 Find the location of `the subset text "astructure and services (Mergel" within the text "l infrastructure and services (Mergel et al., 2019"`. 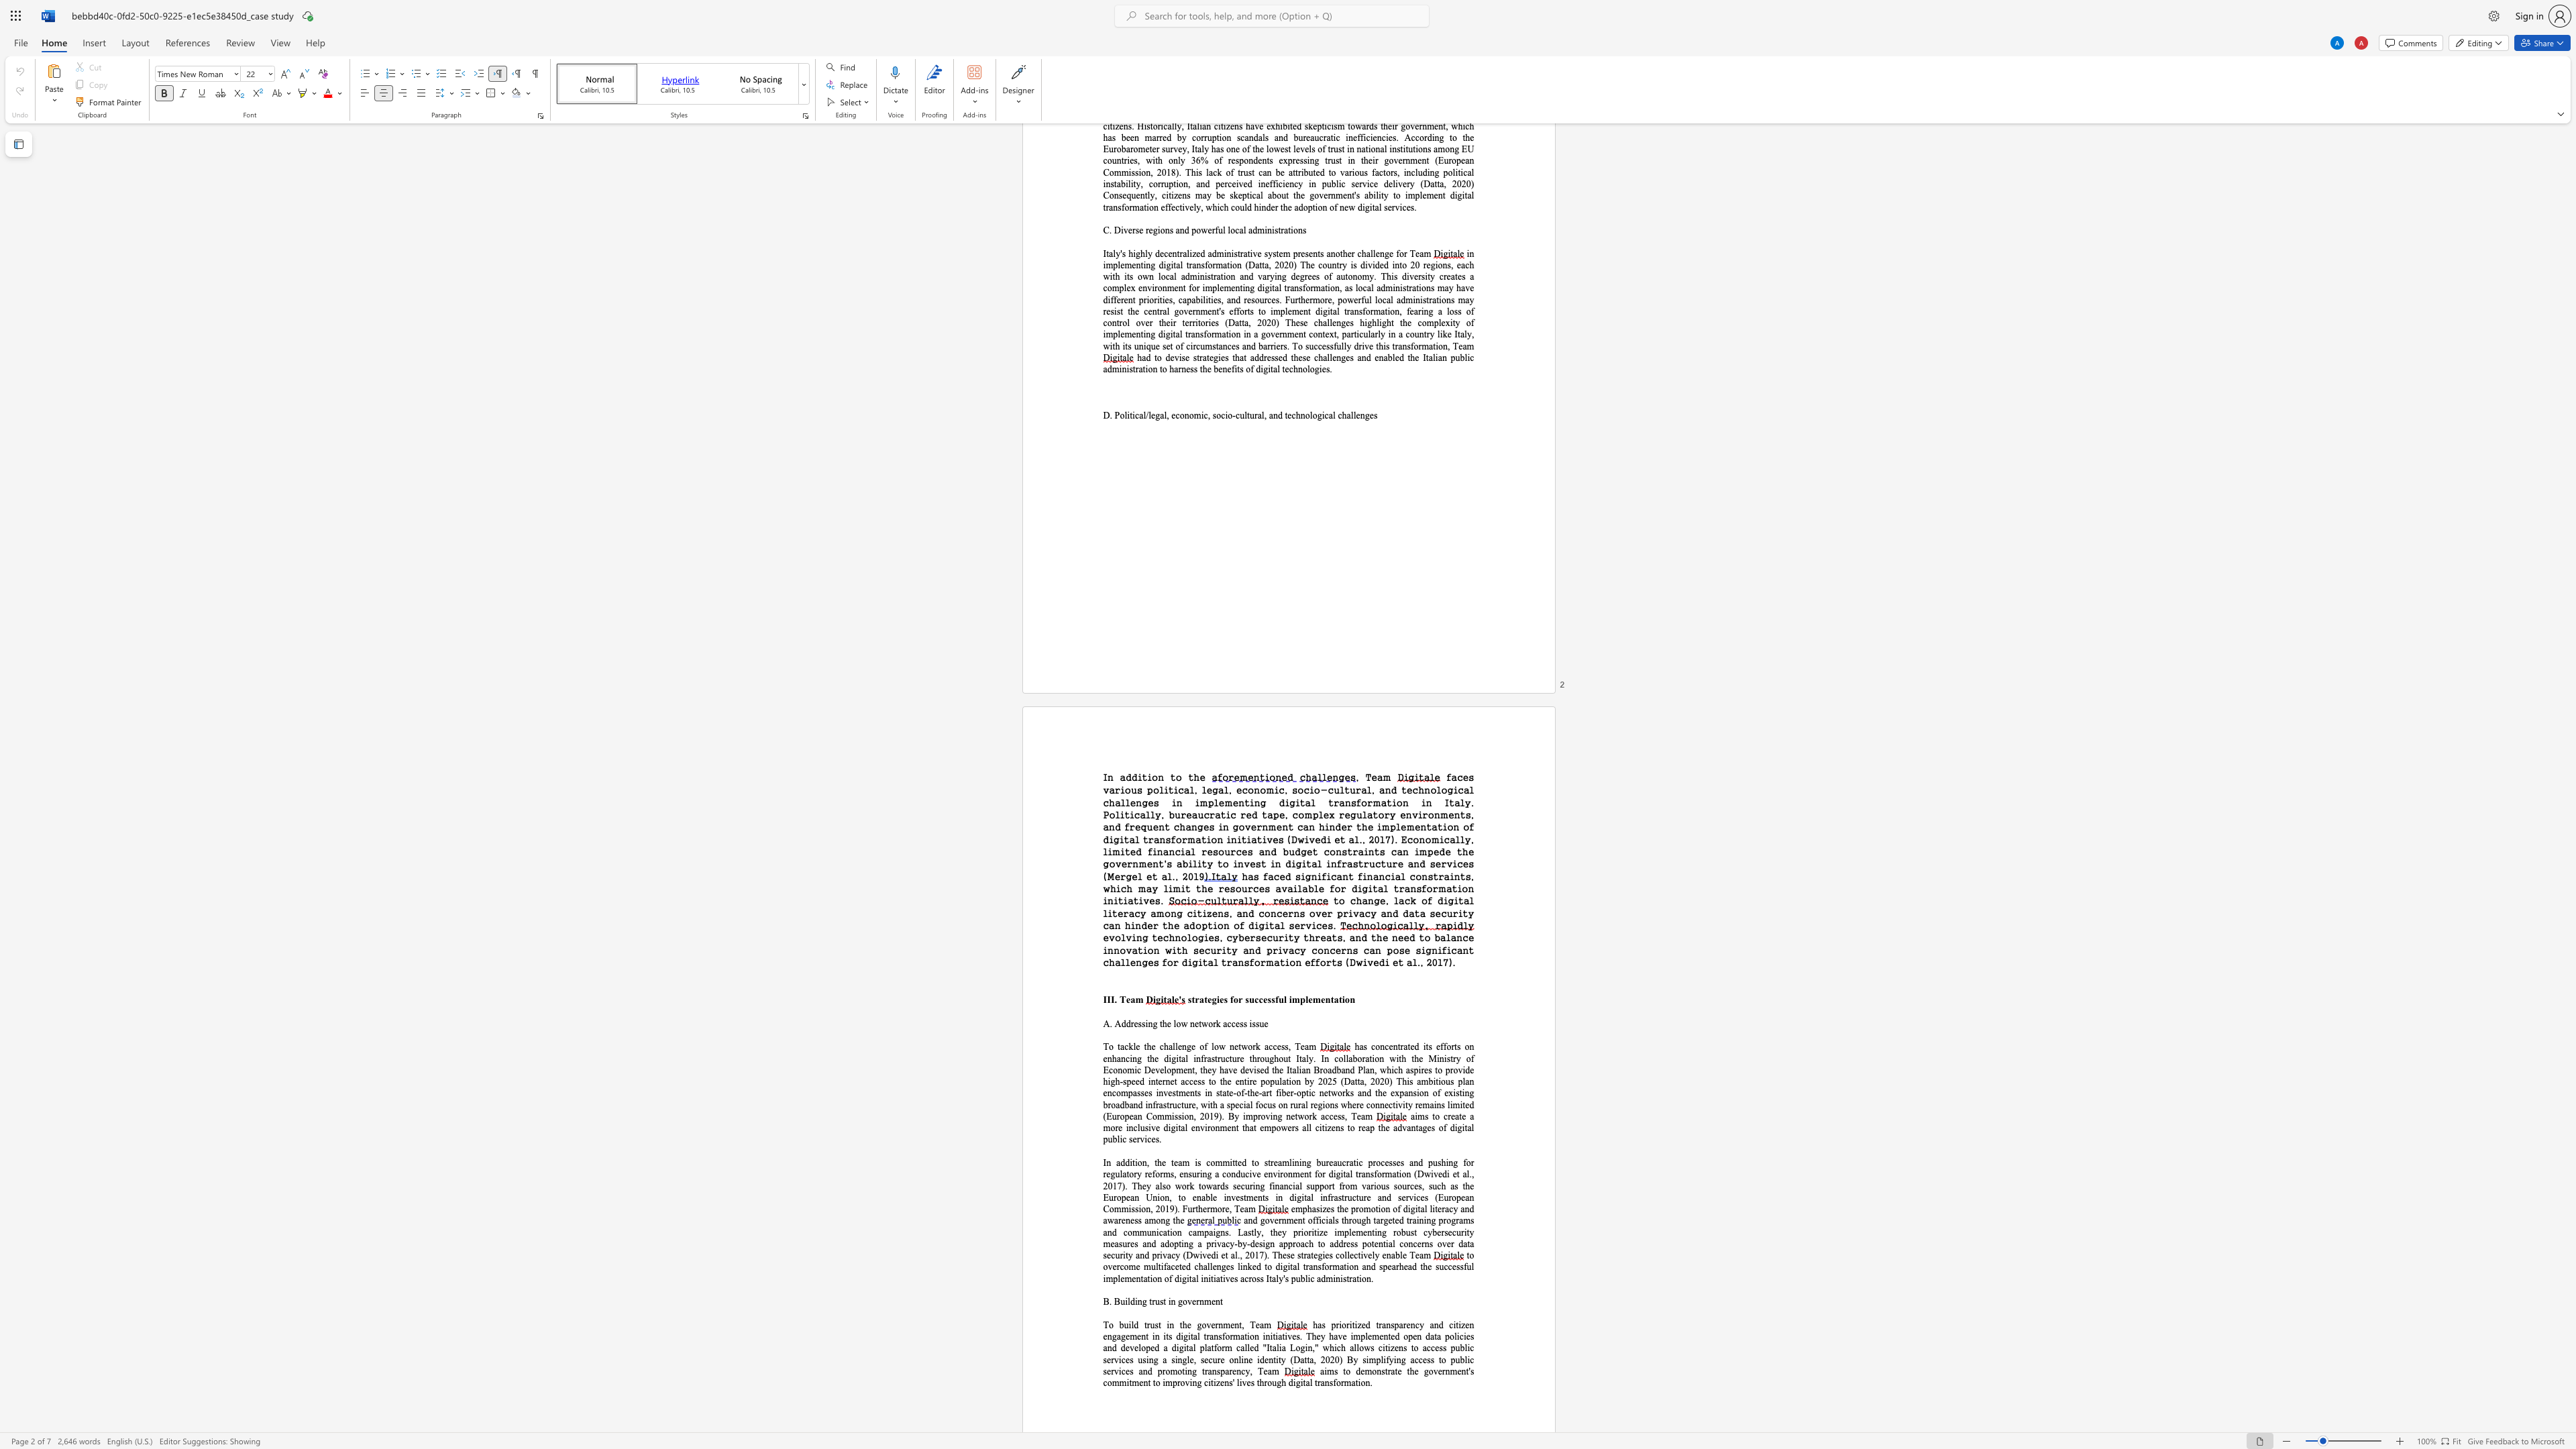

the subset text "astructure and services (Mergel" within the text "l infrastructure and services (Mergel et al., 2019" is located at coordinates (1345, 863).